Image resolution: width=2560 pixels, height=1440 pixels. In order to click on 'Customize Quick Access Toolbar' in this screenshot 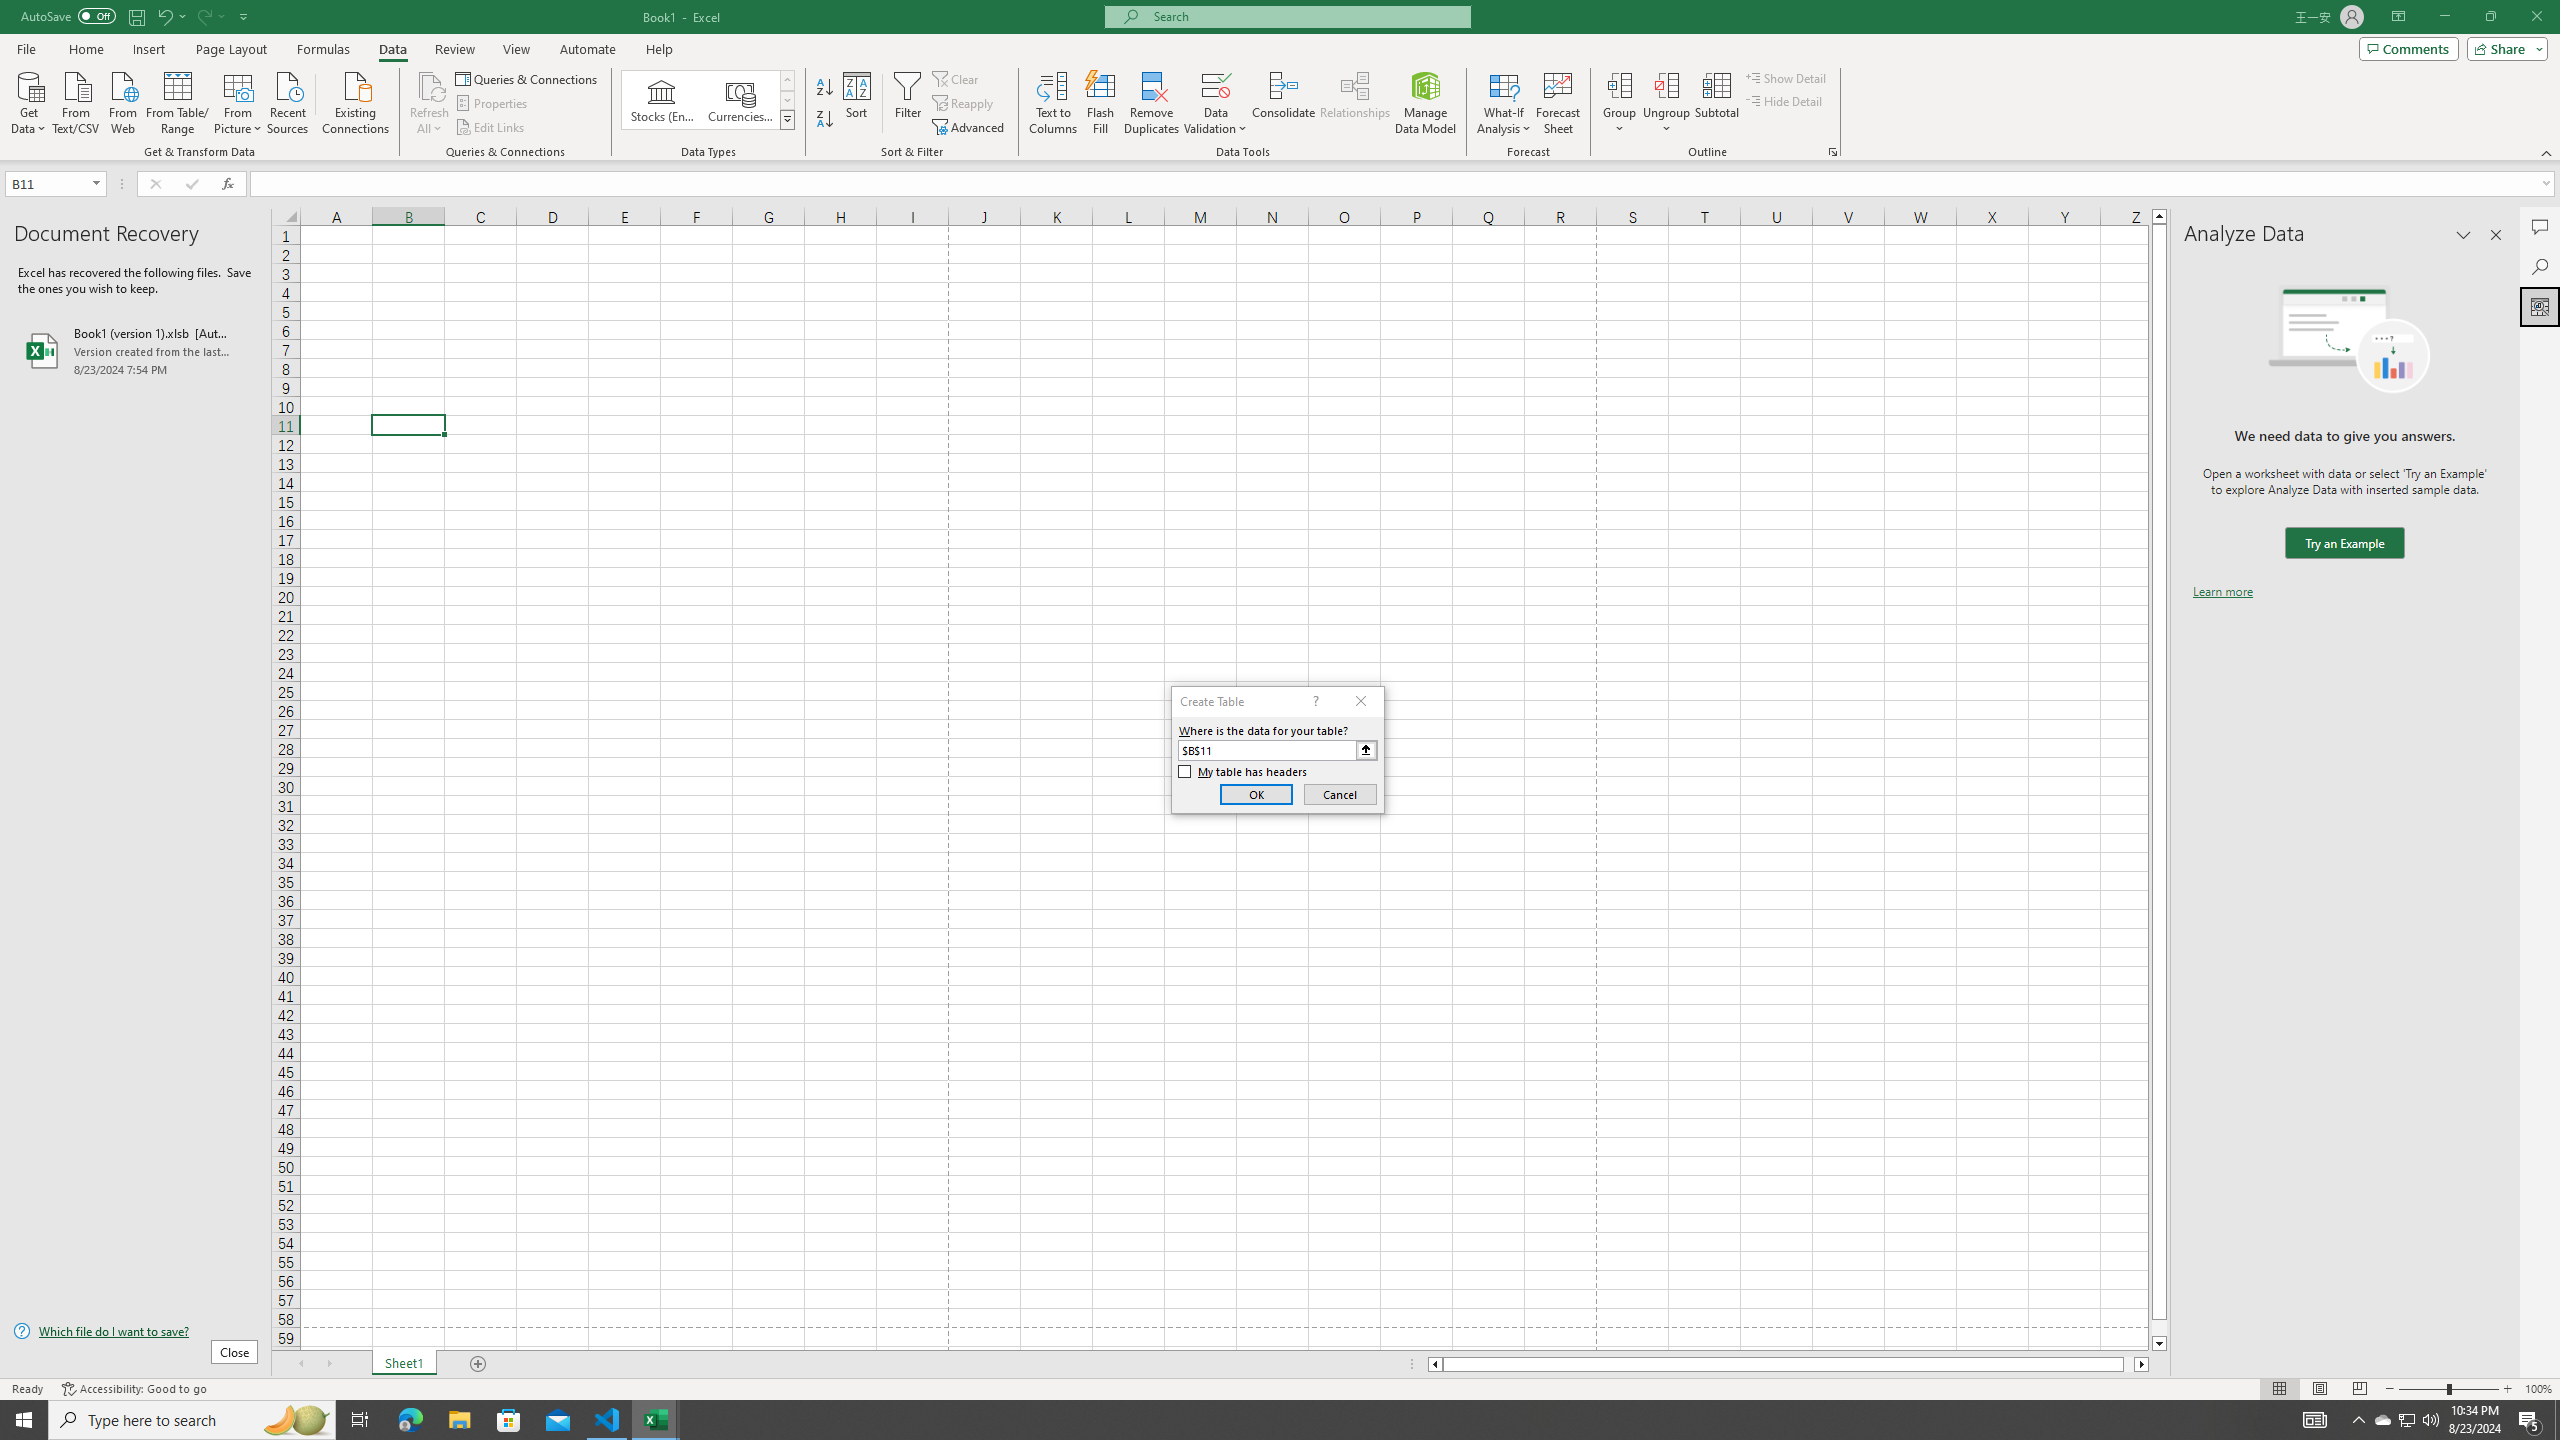, I will do `click(244, 15)`.